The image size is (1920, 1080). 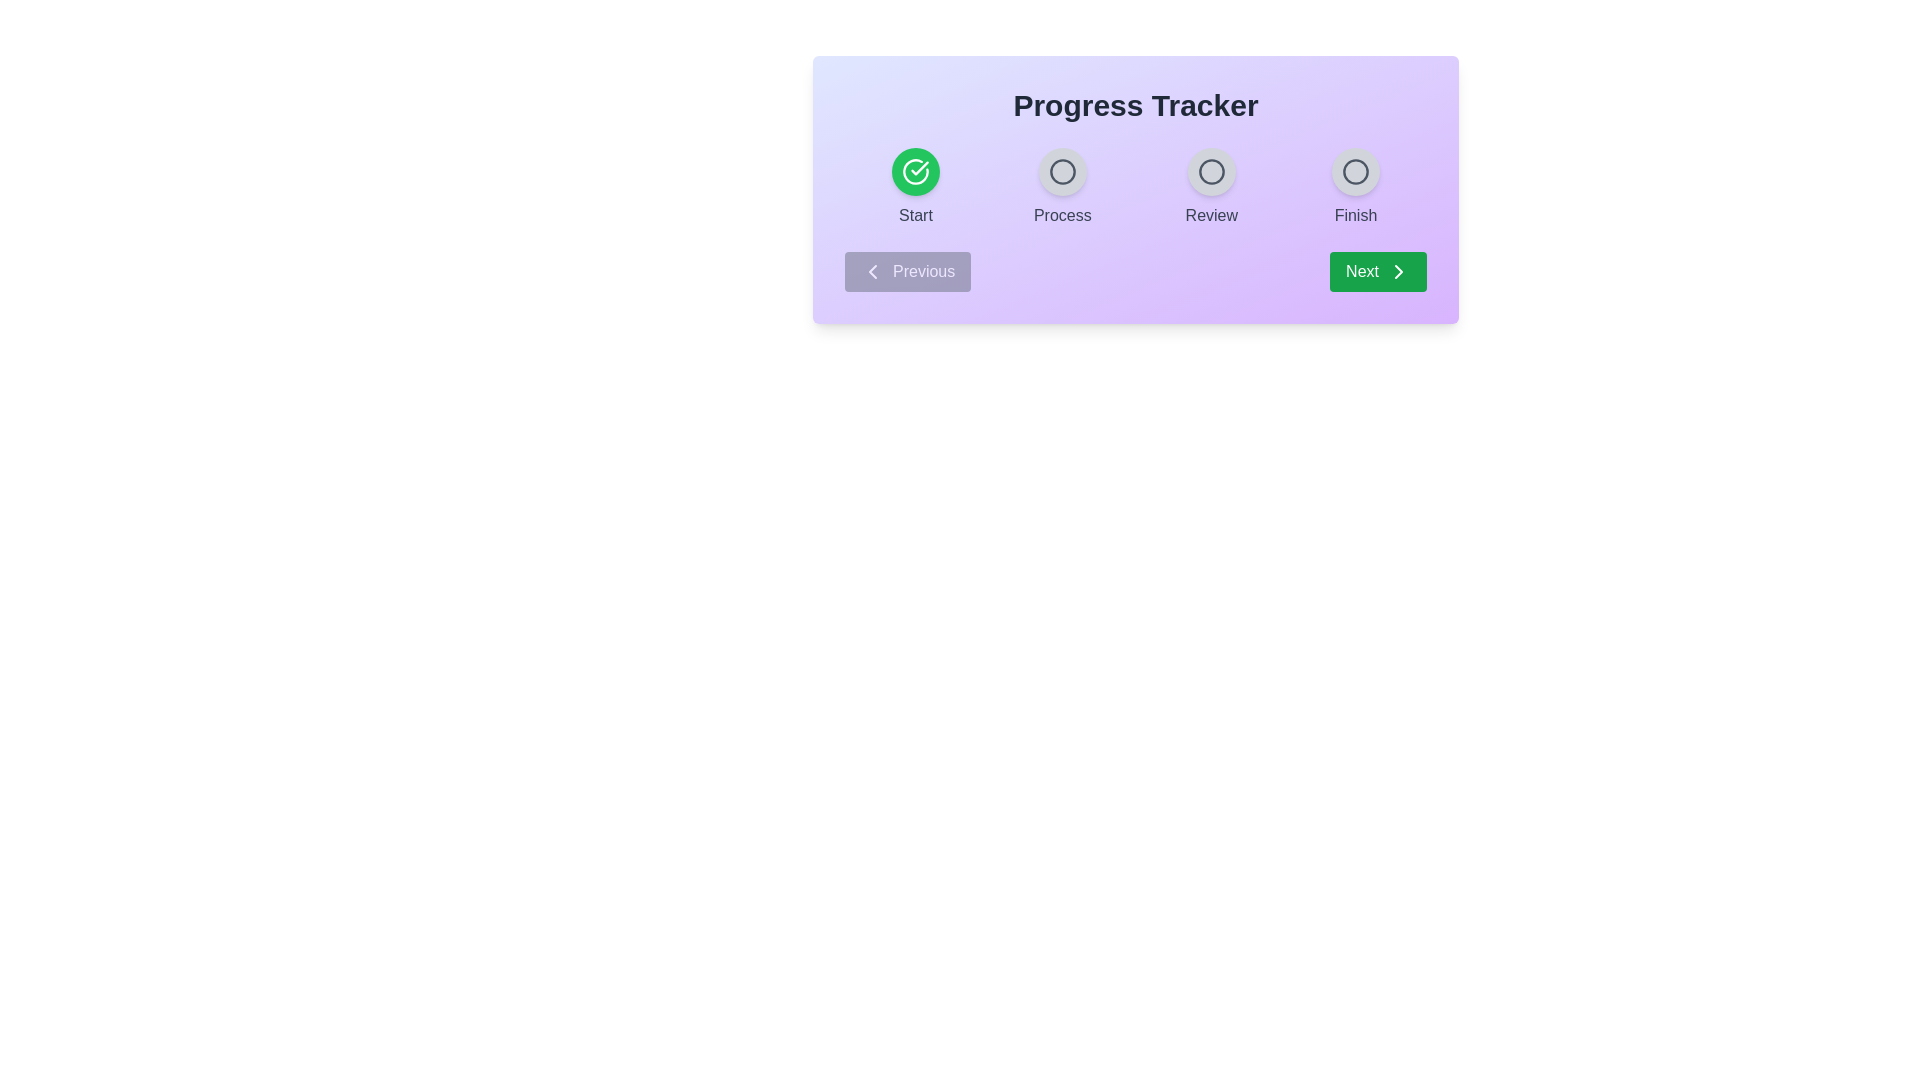 I want to click on the leftward-pointing chevron icon, which is centrally located near the bottom-left corner of the panel, adjacent to the 'Previous' button and other navigation options, so click(x=873, y=272).